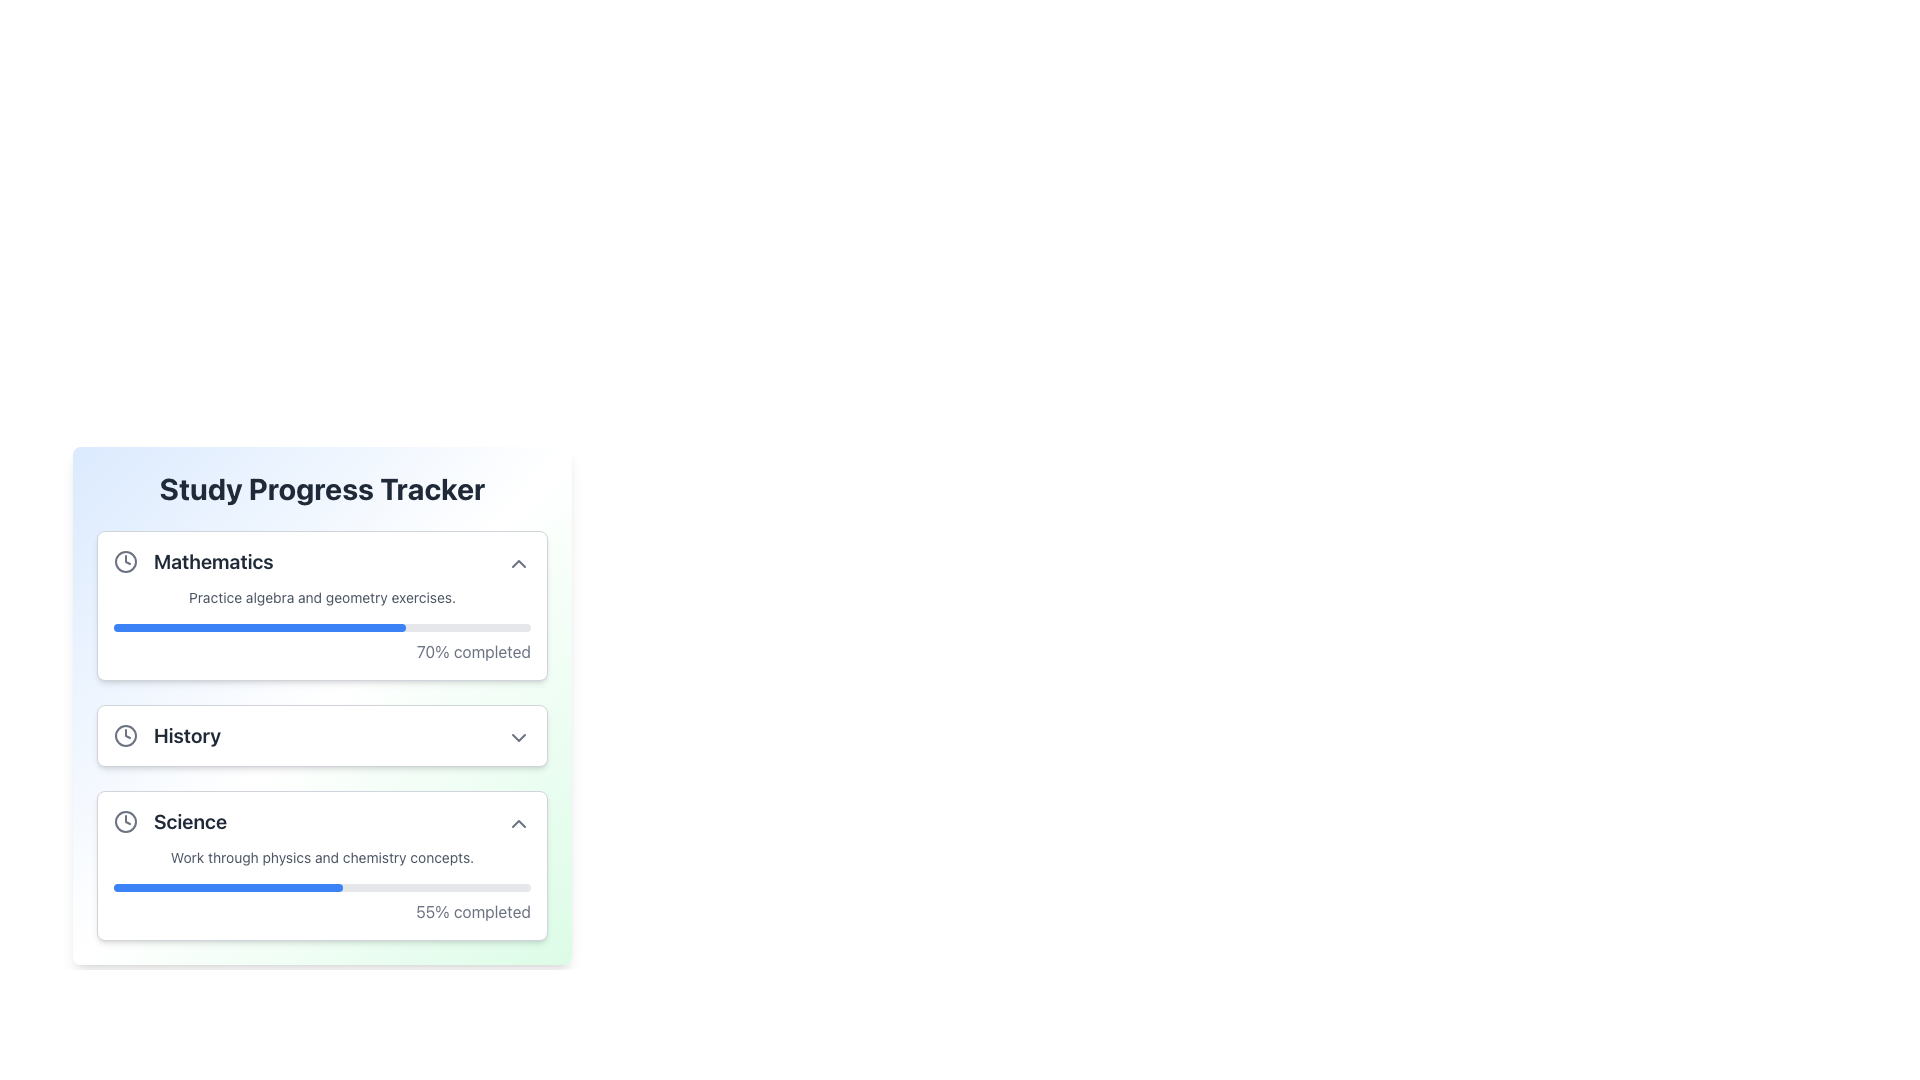 Image resolution: width=1920 pixels, height=1080 pixels. What do you see at coordinates (228, 886) in the screenshot?
I see `the progress indicator bar that visually represents a 55% completion metric, located within the 'Science' progress tracking card` at bounding box center [228, 886].